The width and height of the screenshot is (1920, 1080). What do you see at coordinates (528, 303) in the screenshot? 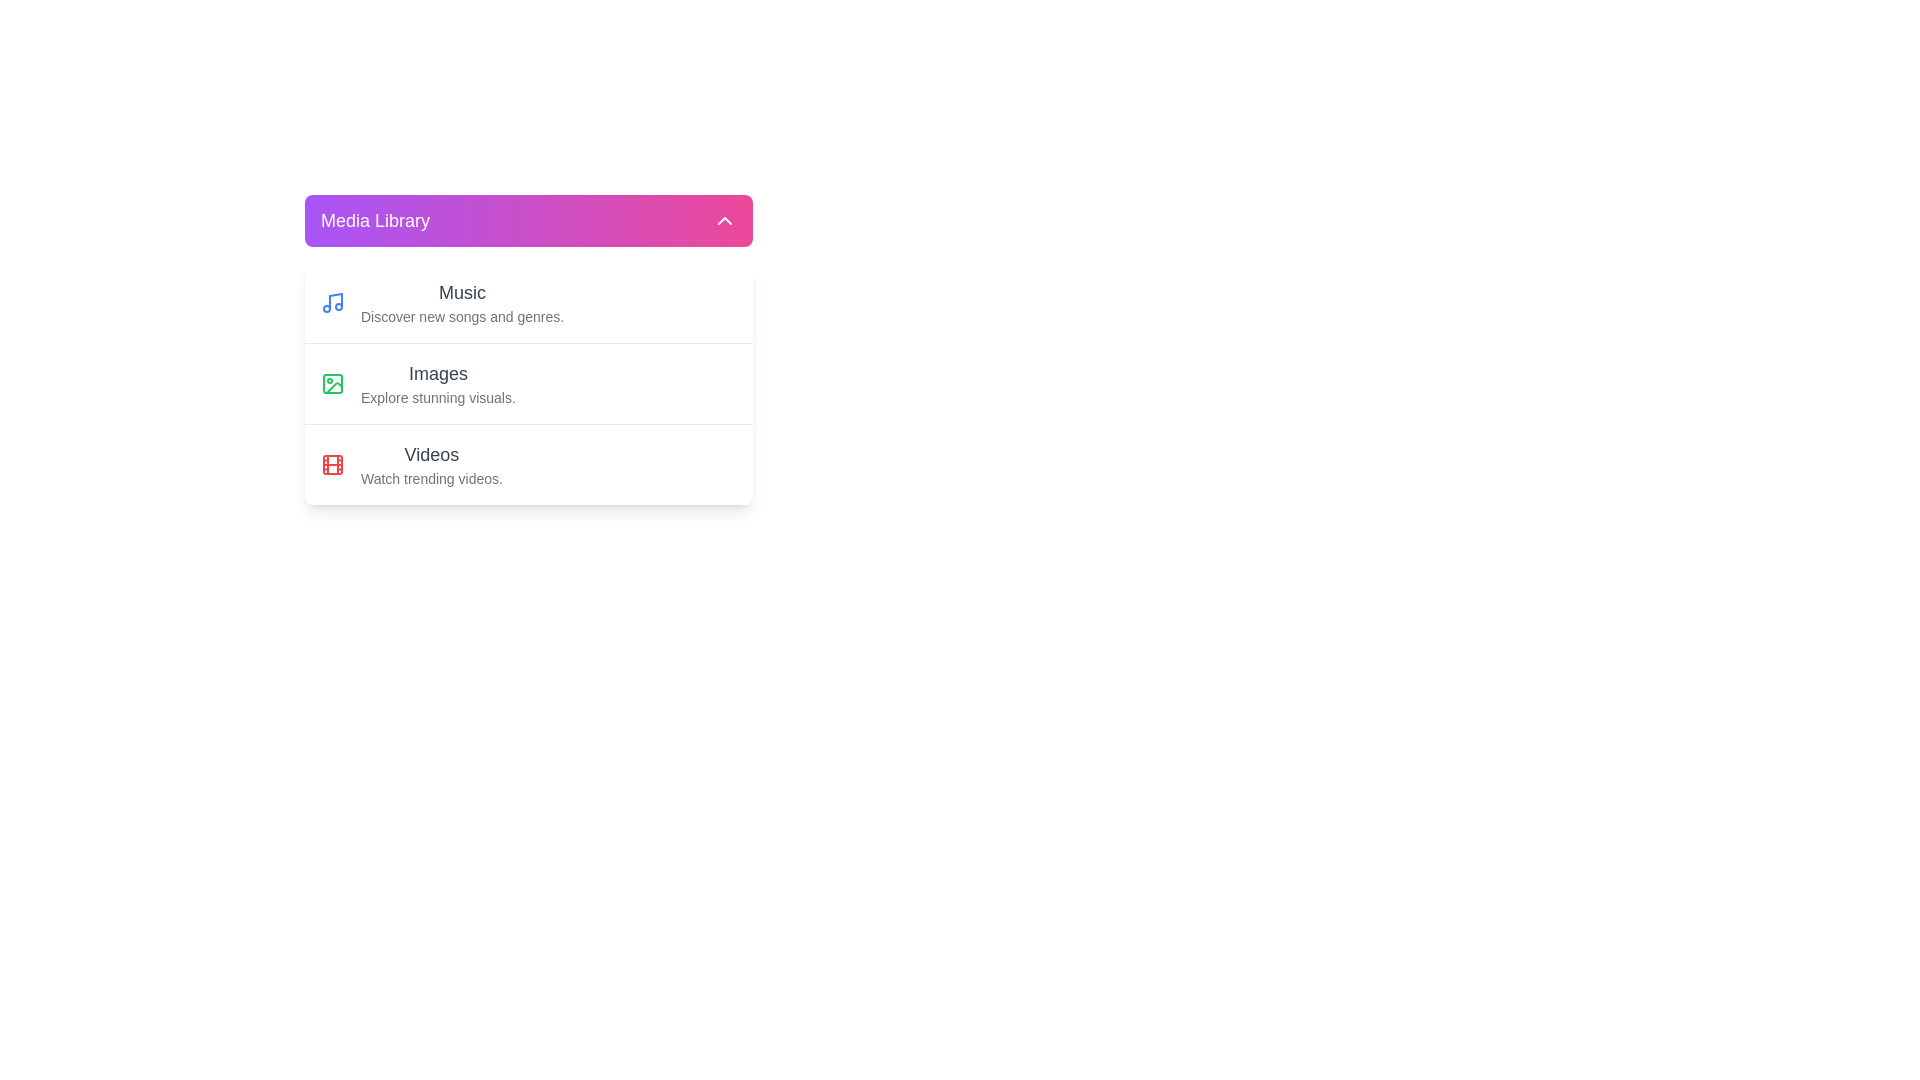
I see `the first clickable list item in the Media Library, which features a blue music note icon and the title 'Music'` at bounding box center [528, 303].